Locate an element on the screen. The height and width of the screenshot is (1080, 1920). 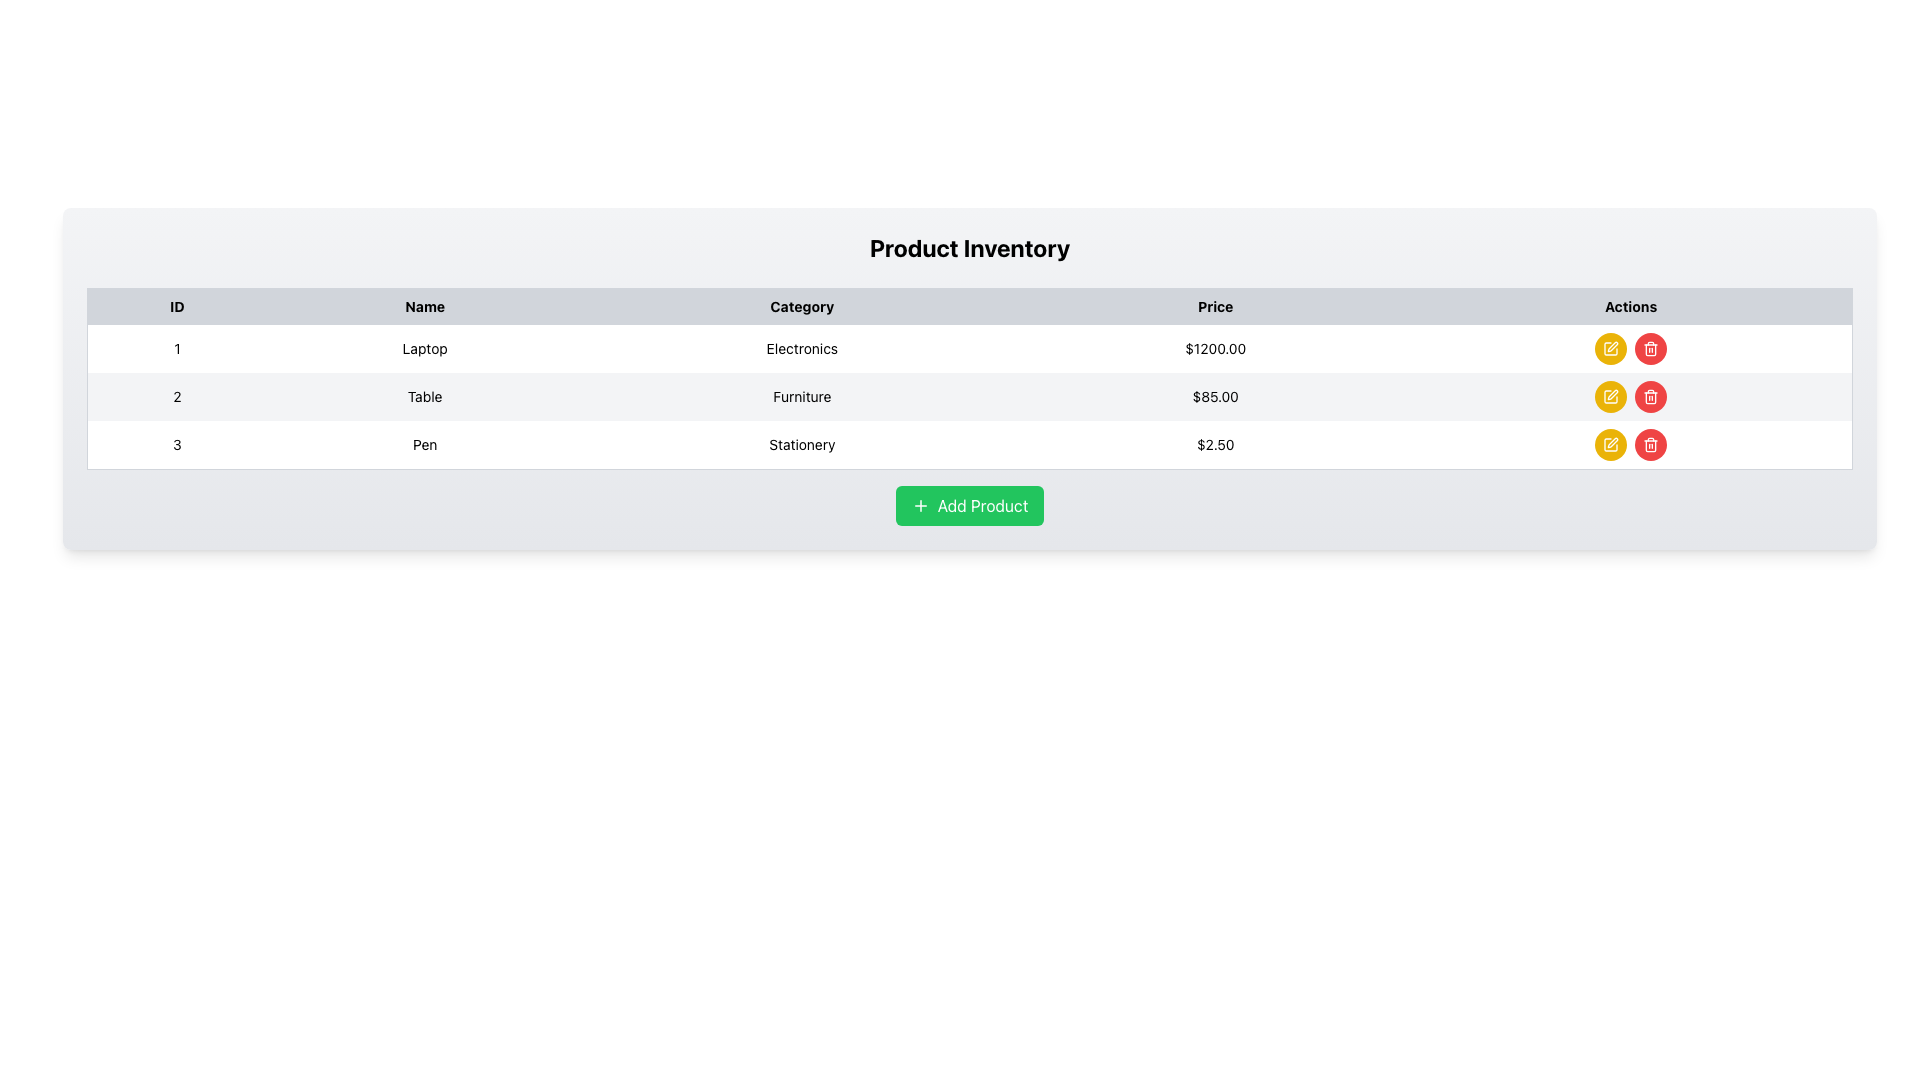
the yellow circular button with a pen icon located in the 'Actions' column of the third row in the table under the 'Product Inventory' title is located at coordinates (1611, 443).